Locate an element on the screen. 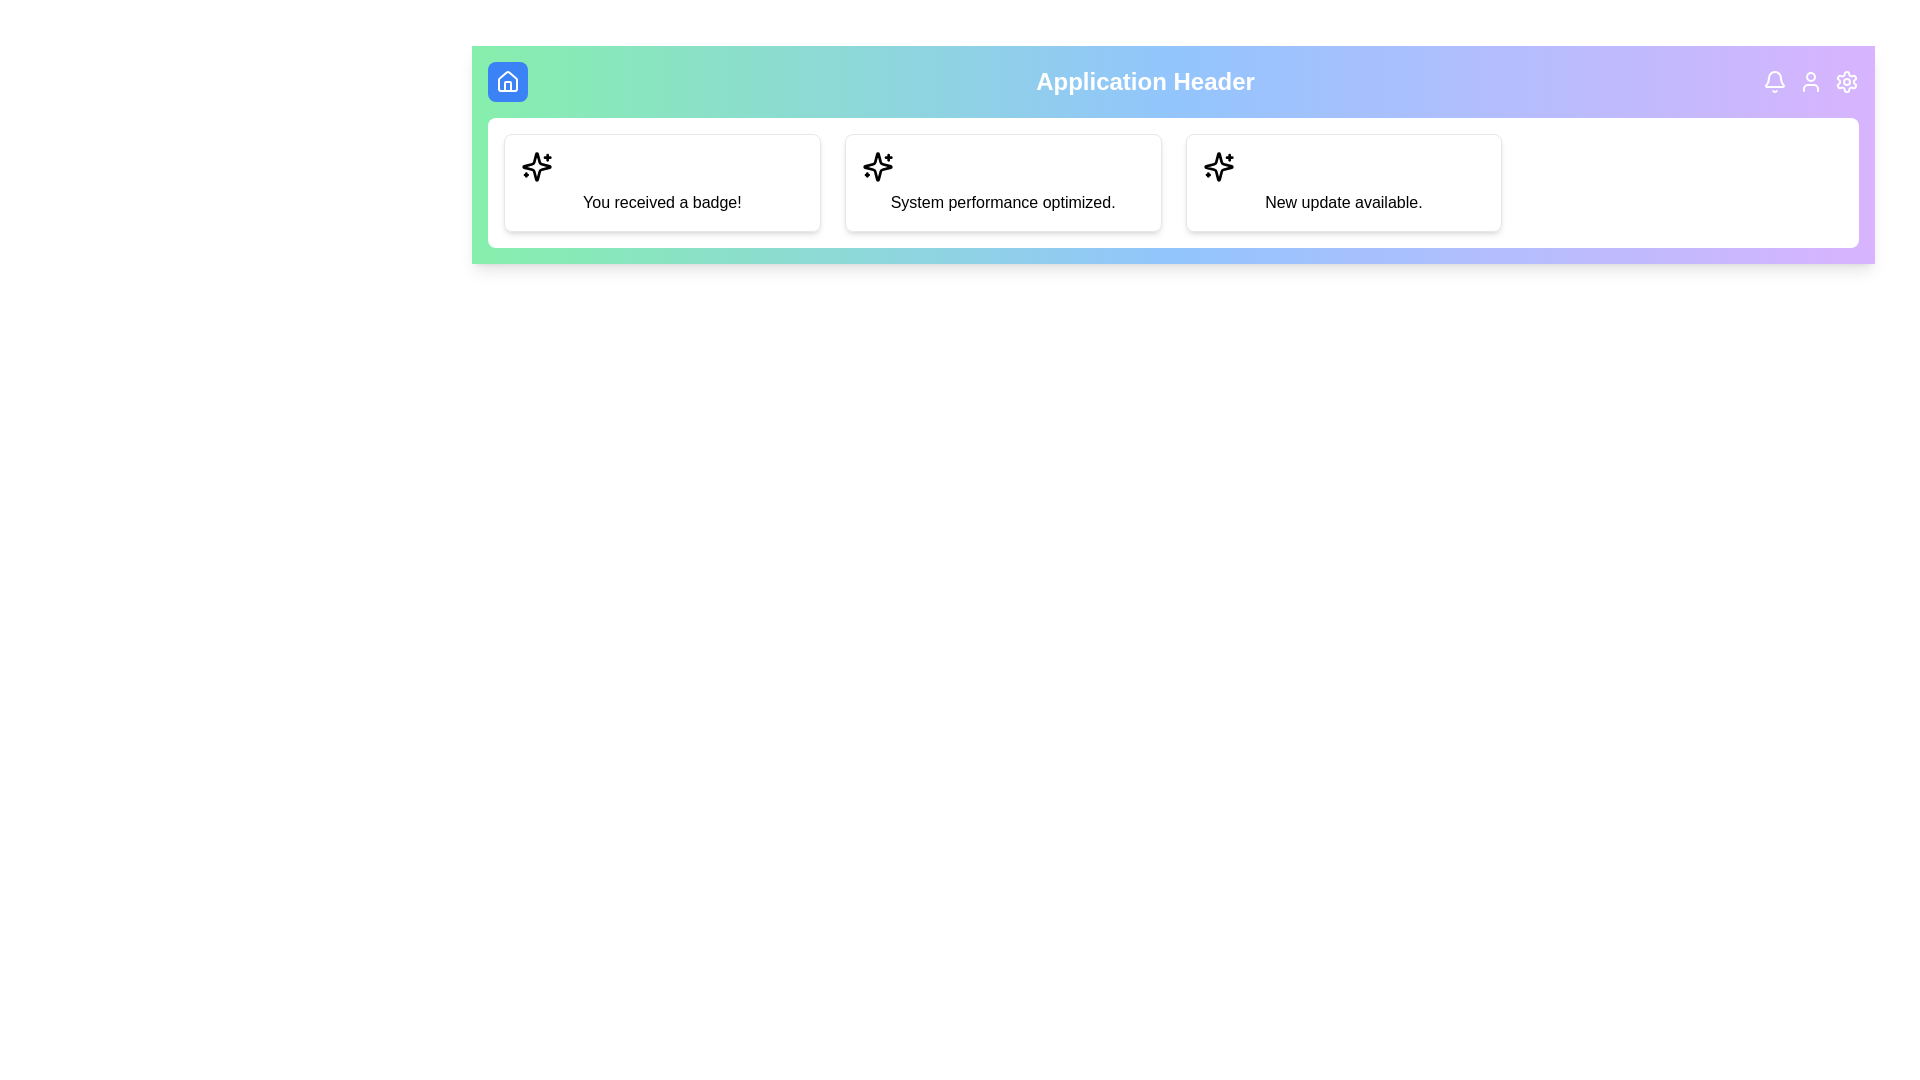 This screenshot has width=1920, height=1080. the notification card with the text 'System performance optimized.' is located at coordinates (1003, 182).